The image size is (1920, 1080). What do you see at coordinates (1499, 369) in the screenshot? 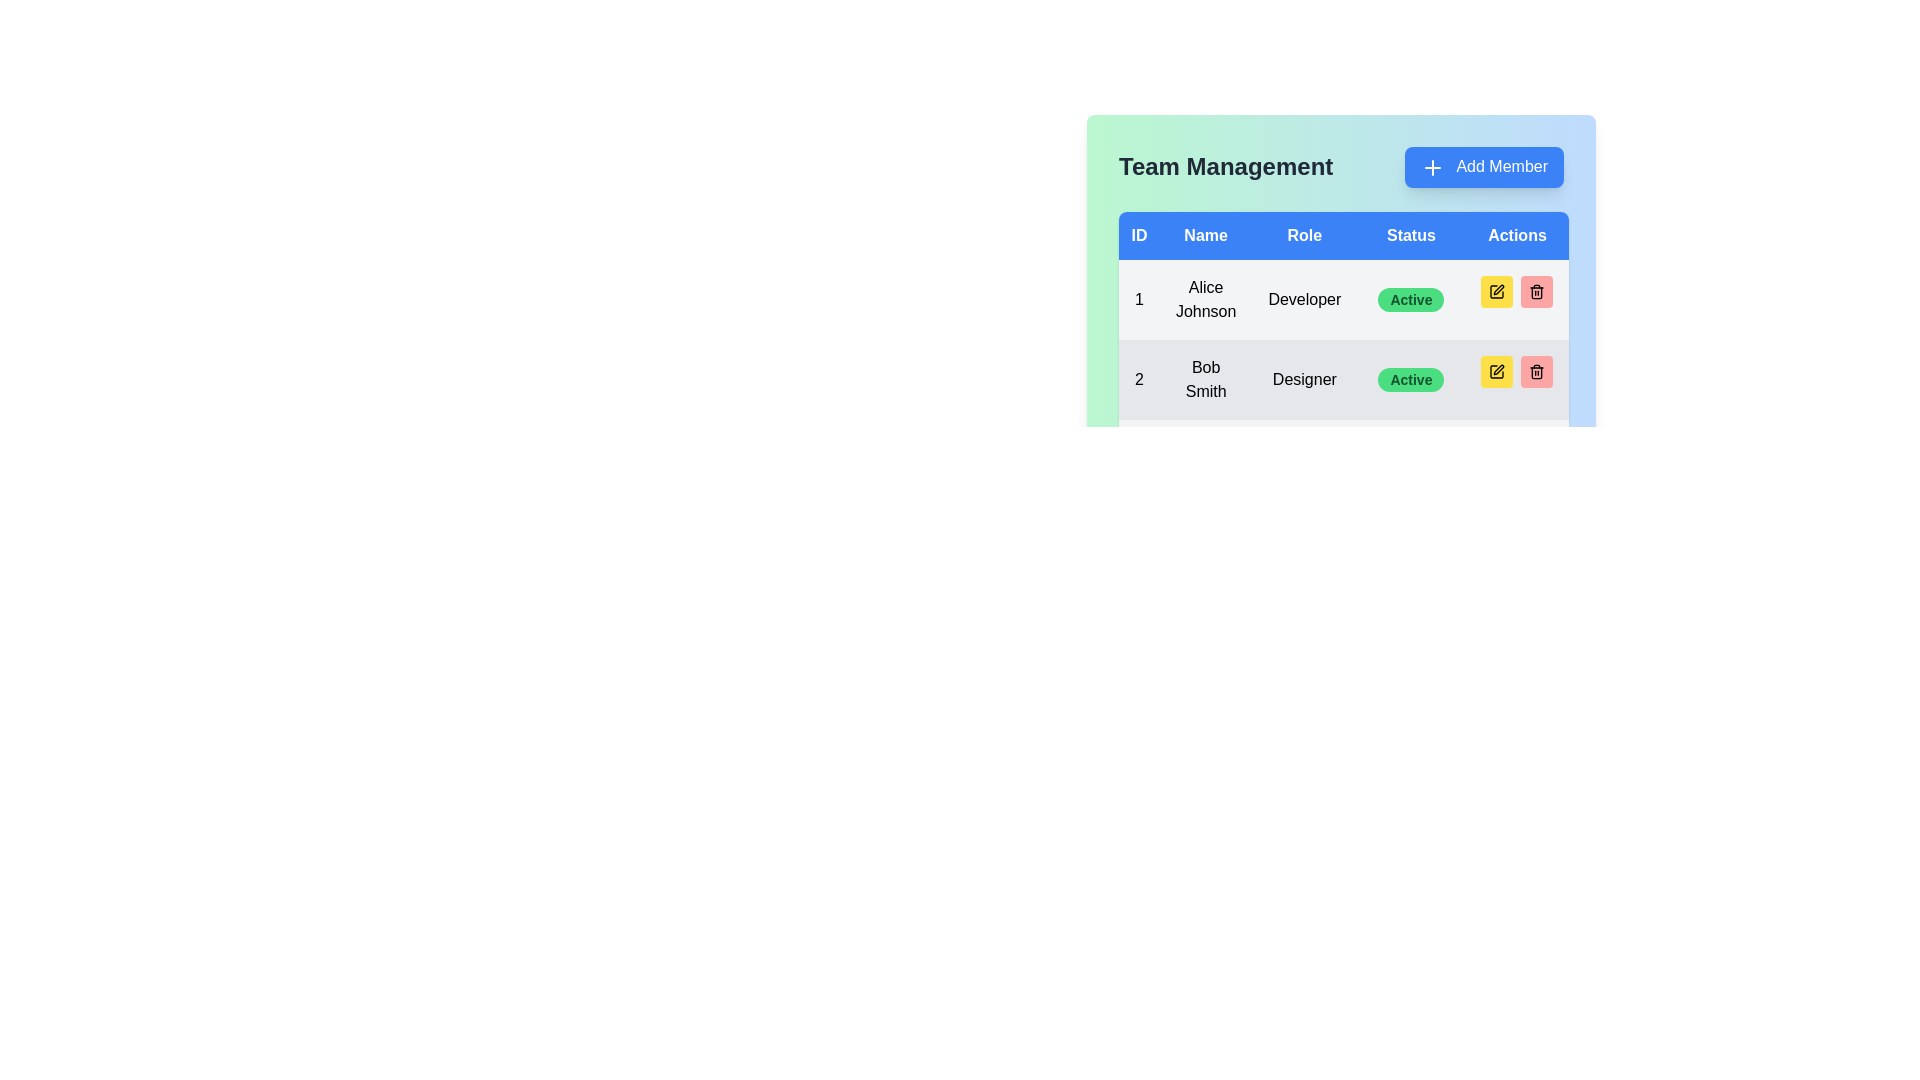
I see `the pen editing icon in the 'Actions' column of the second row associated with the member 'Bob Smith' within the 'Team Management' table` at bounding box center [1499, 369].